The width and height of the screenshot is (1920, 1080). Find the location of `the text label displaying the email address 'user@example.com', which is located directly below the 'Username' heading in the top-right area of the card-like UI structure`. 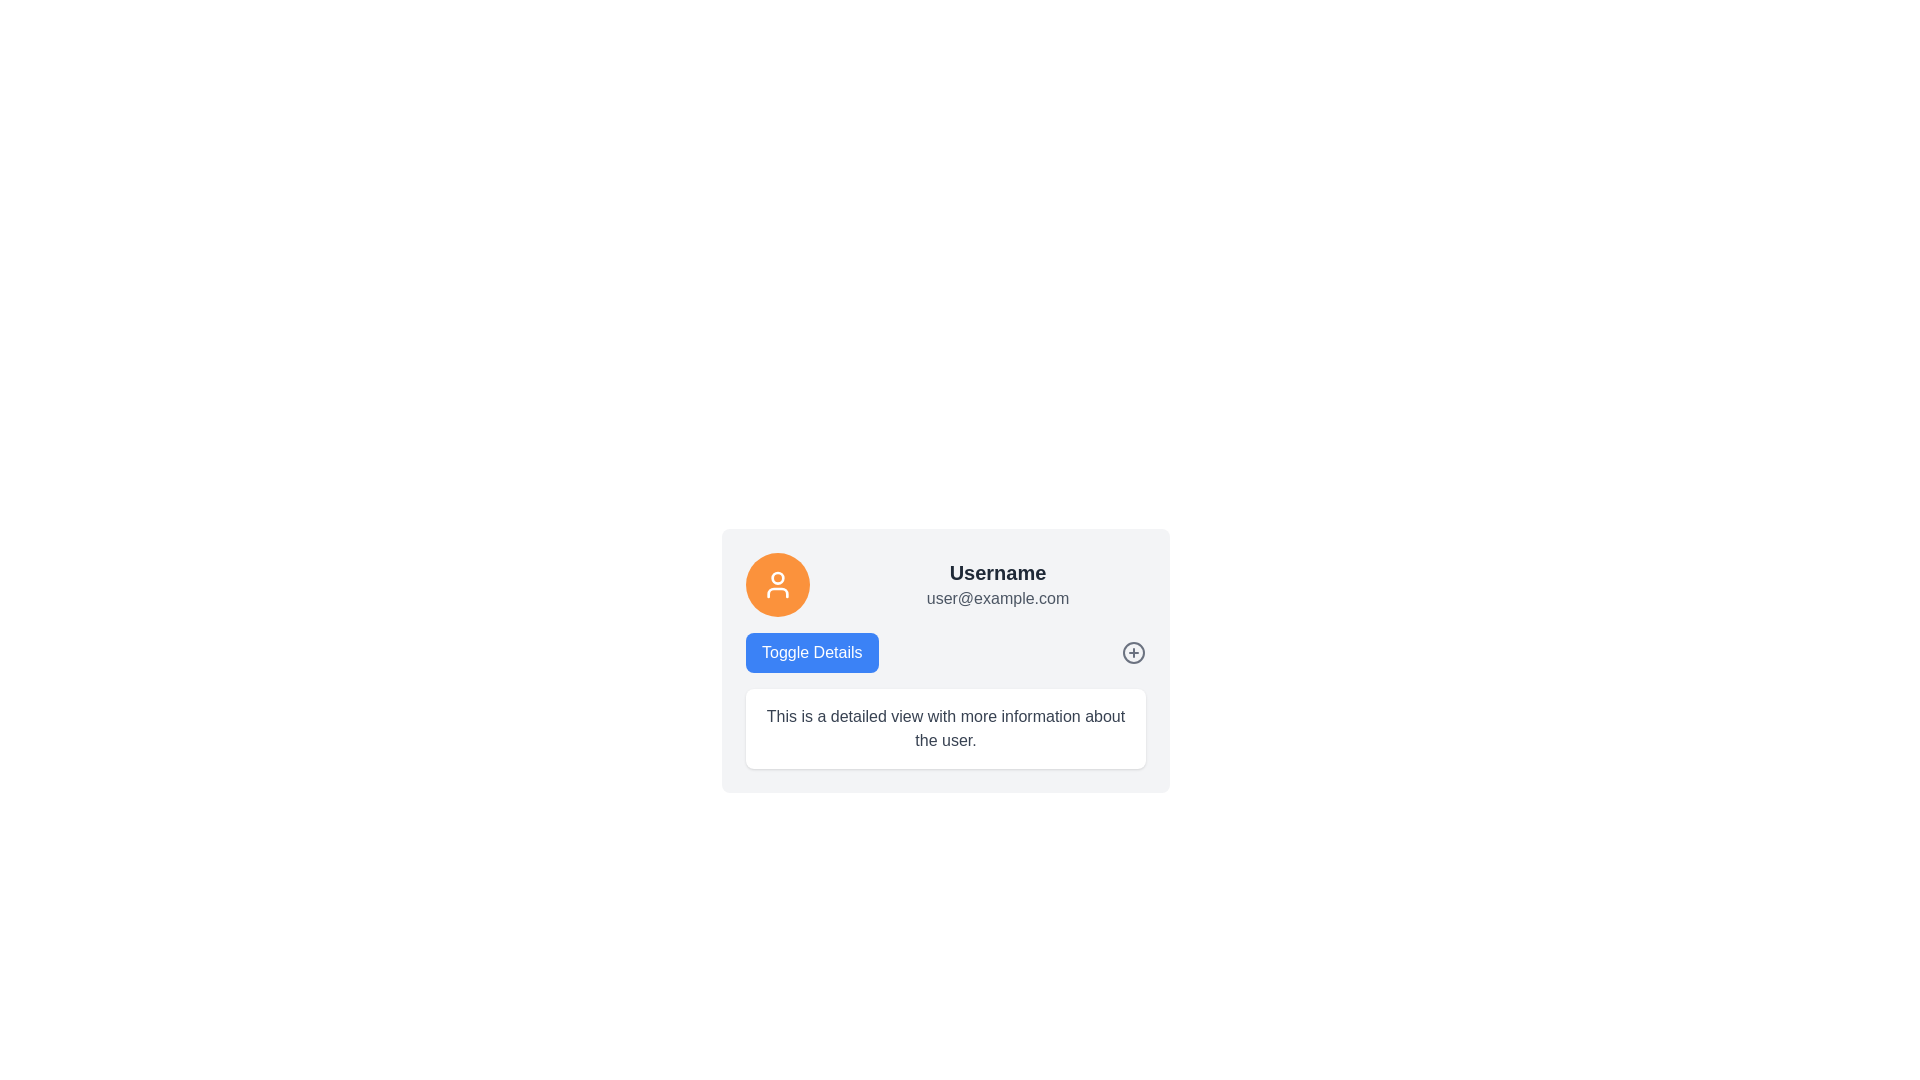

the text label displaying the email address 'user@example.com', which is located directly below the 'Username' heading in the top-right area of the card-like UI structure is located at coordinates (998, 597).